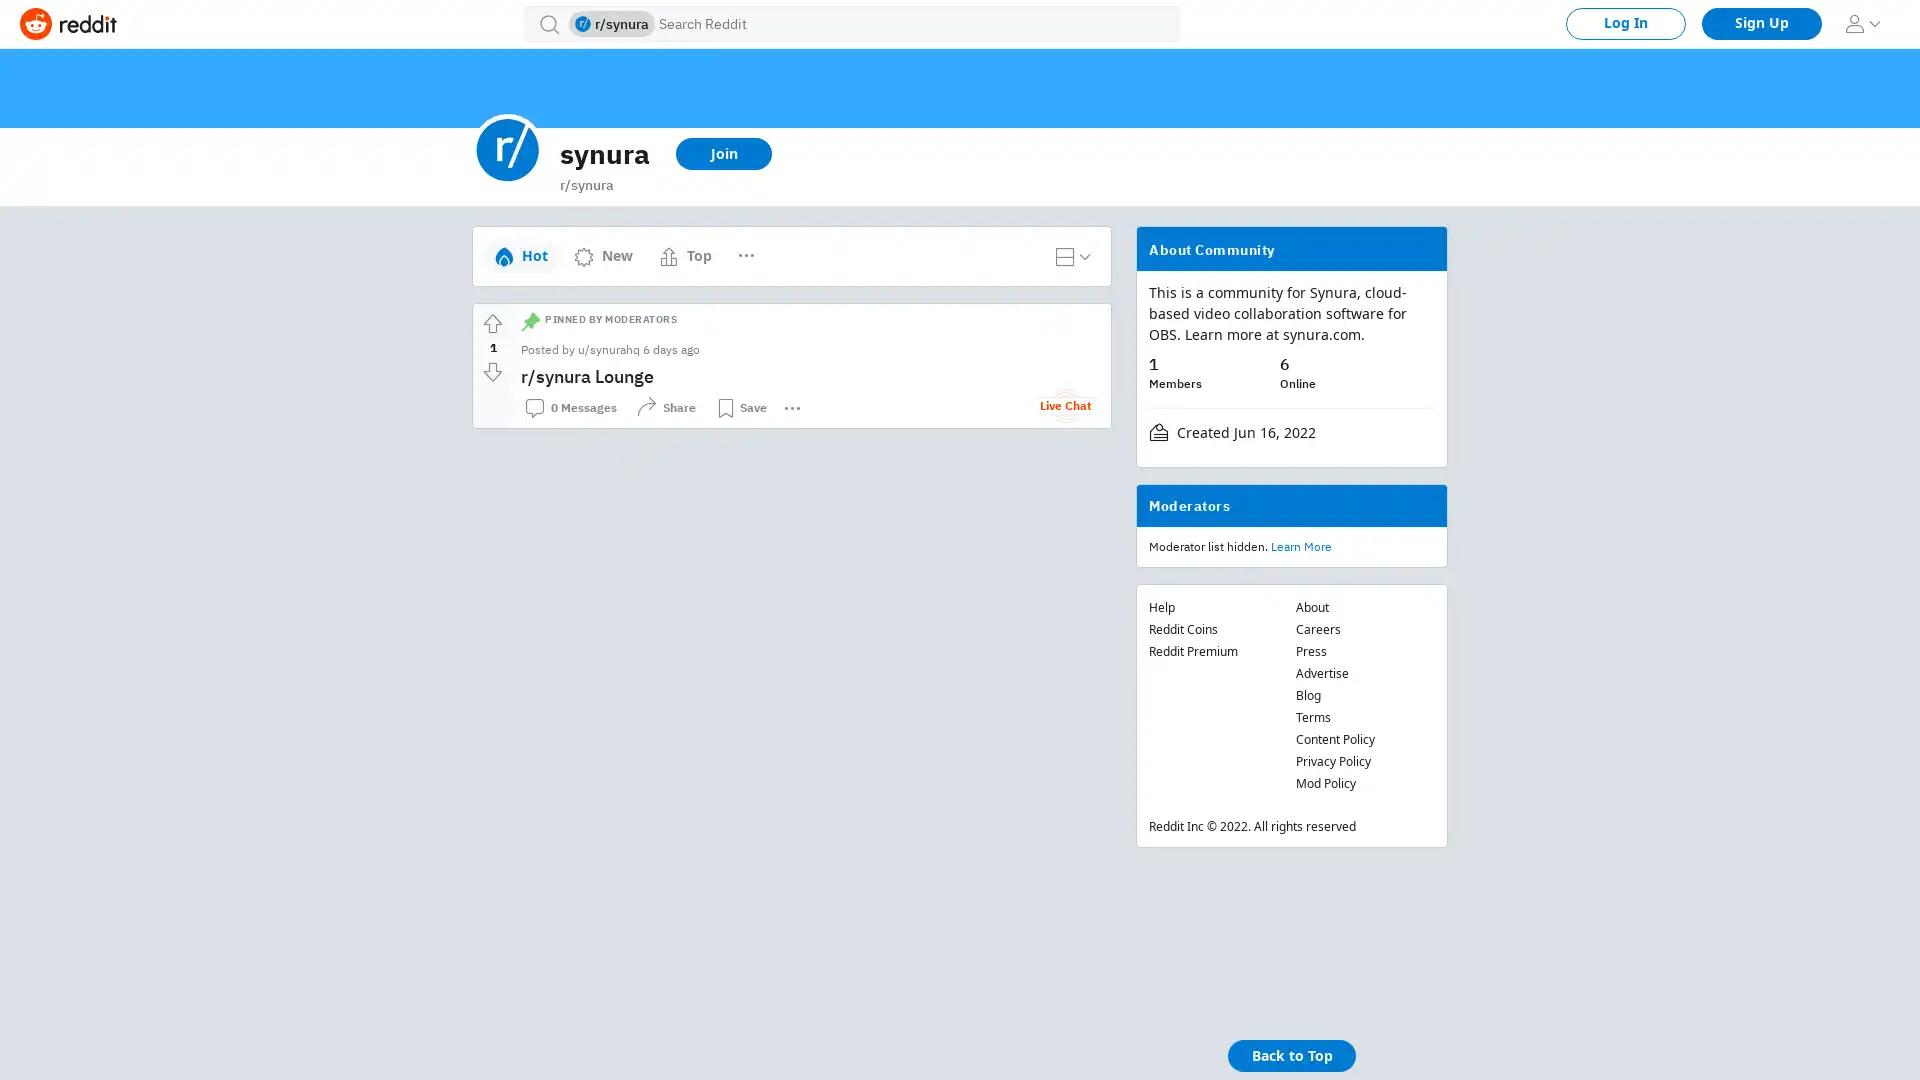 This screenshot has width=1920, height=1080. I want to click on New, so click(602, 254).